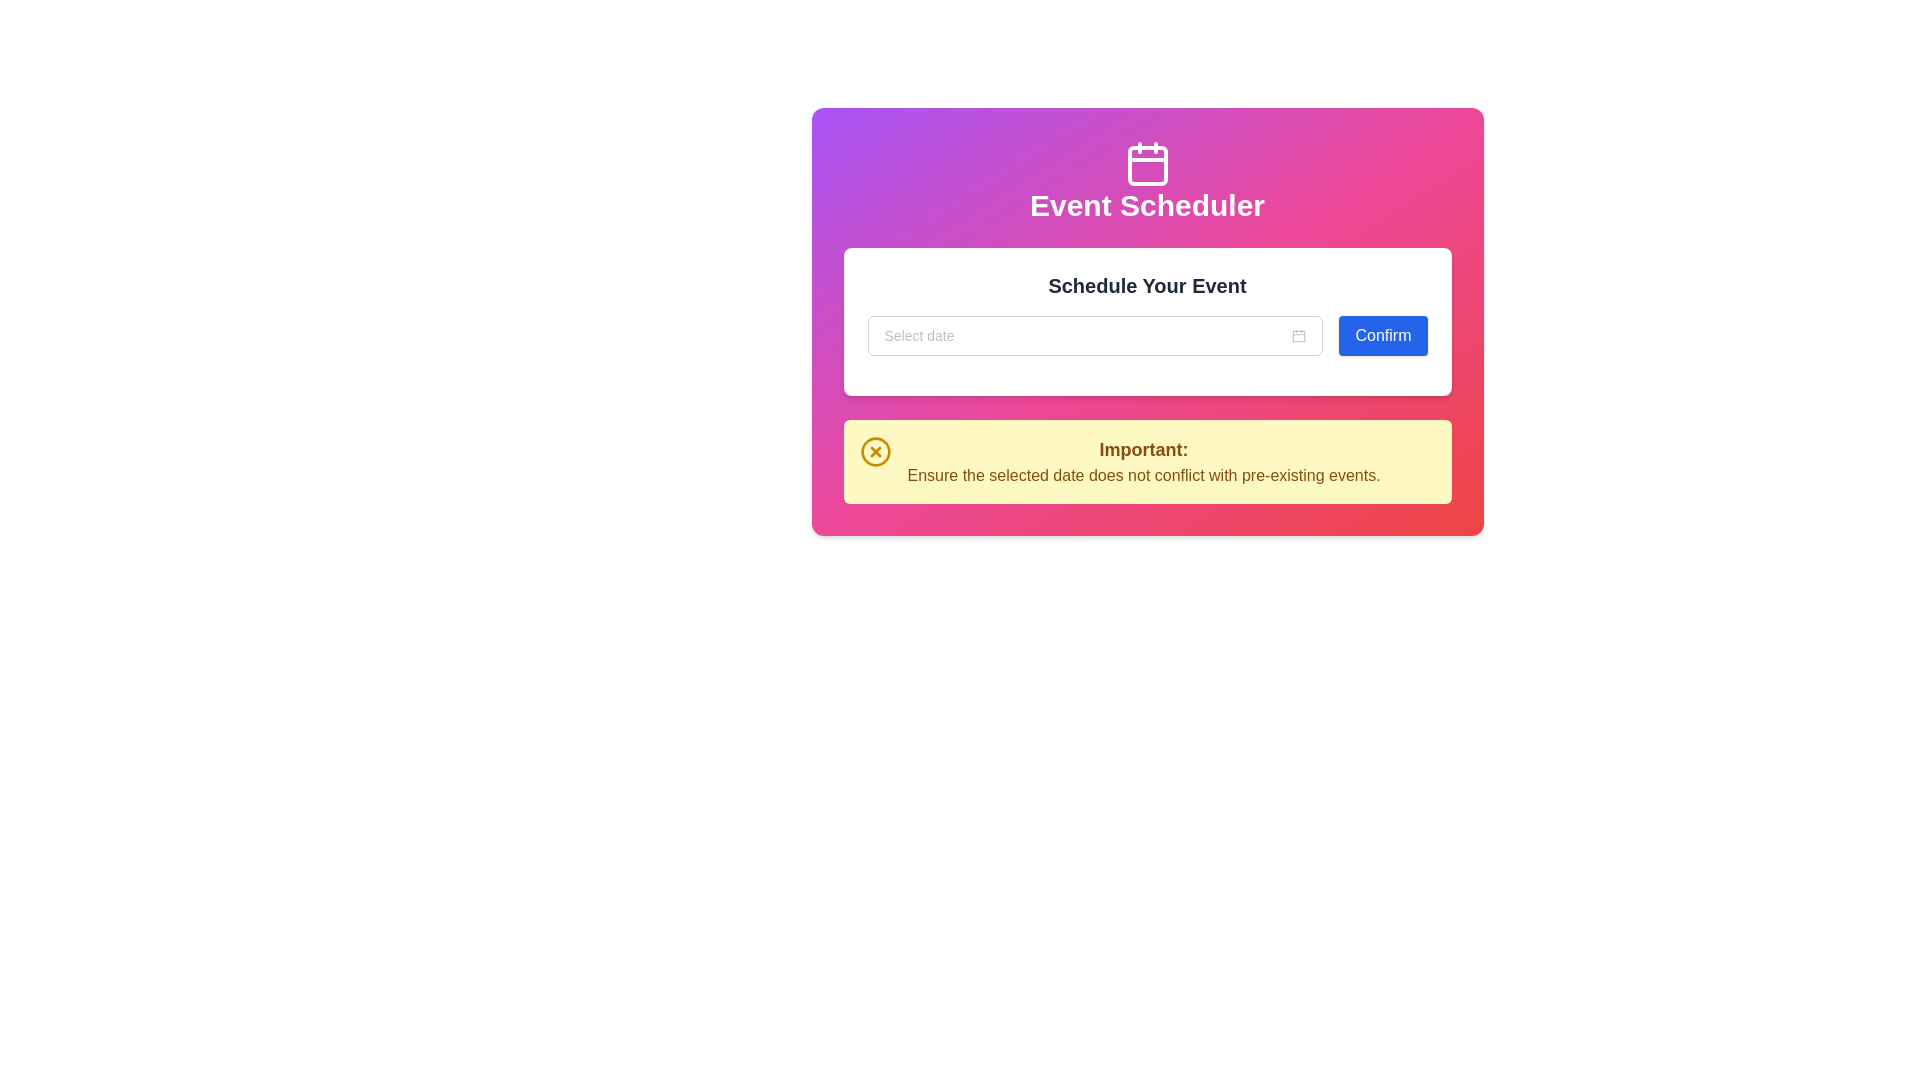  I want to click on the calendar icon button located at the right end of the date input box, so click(1299, 334).